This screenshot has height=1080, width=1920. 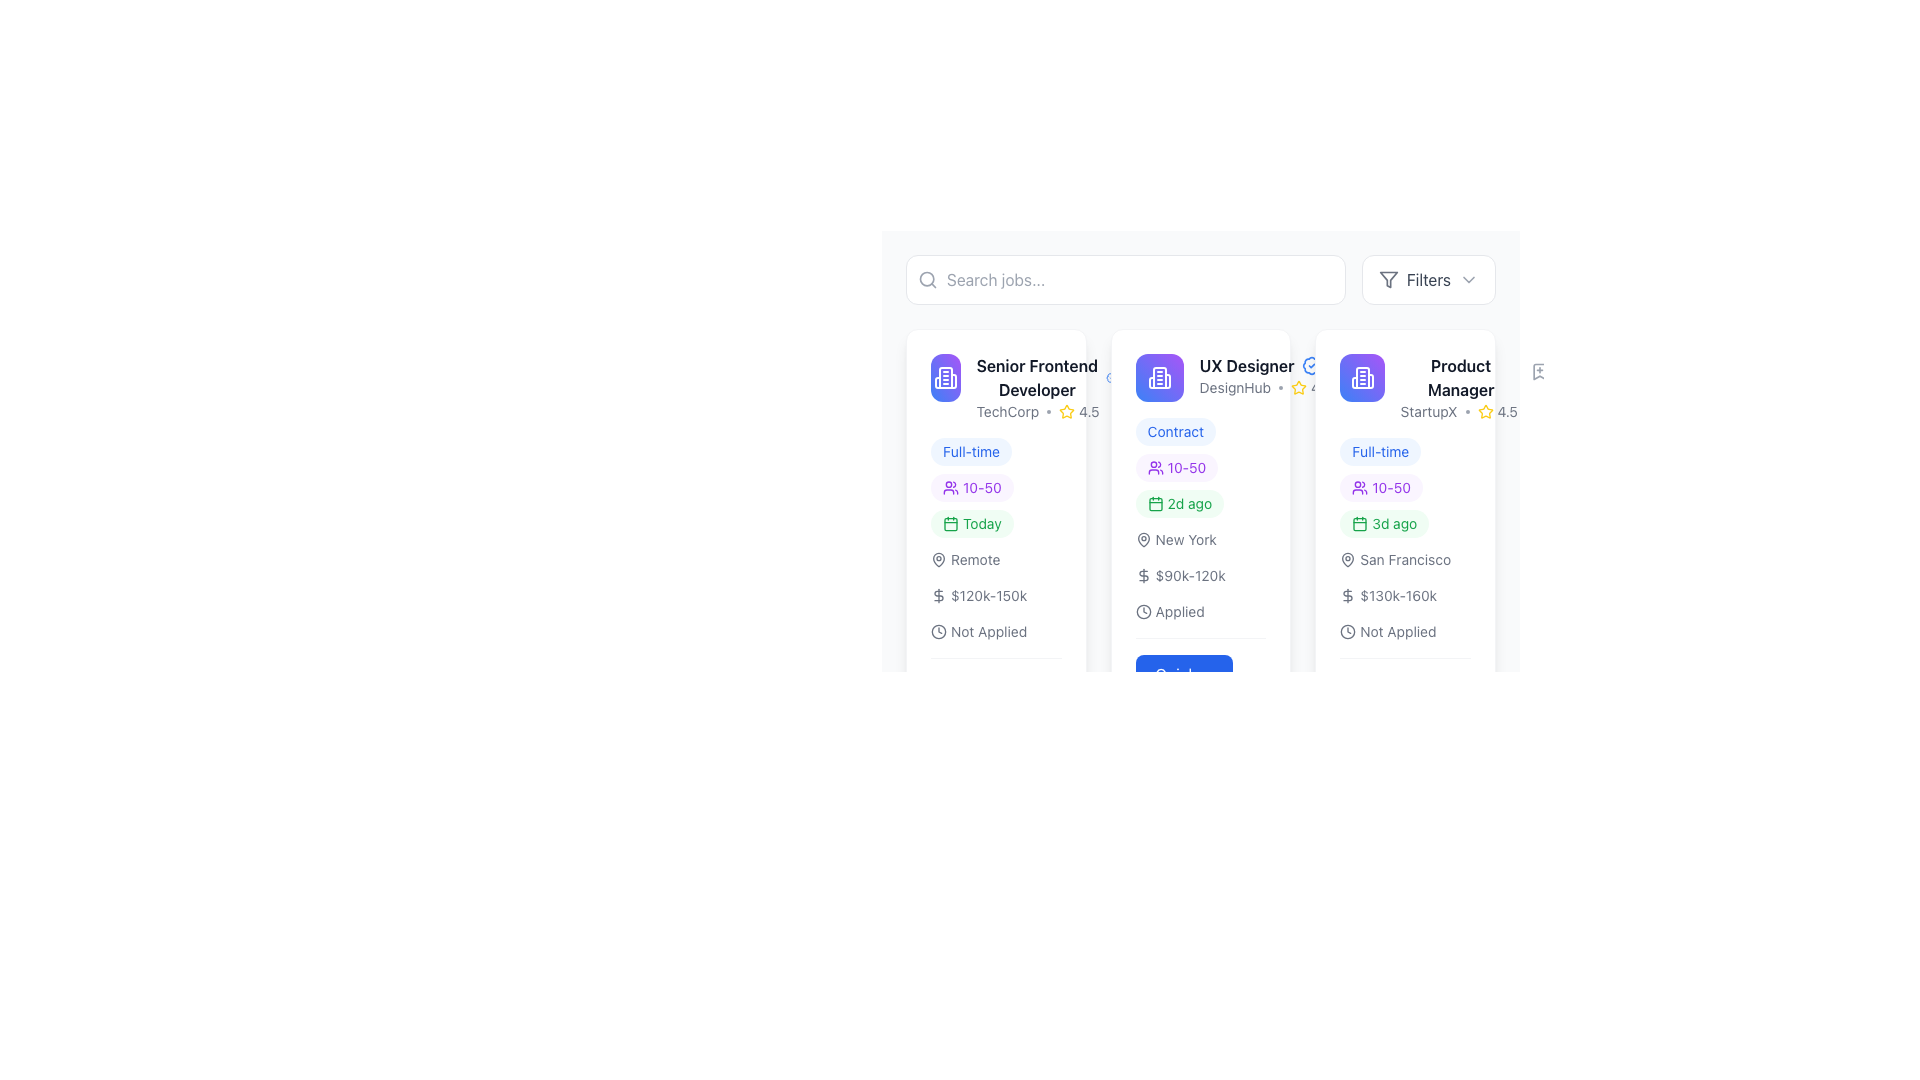 I want to click on the star icon located directly below the job title 'Senior Frontend Developer', so click(x=1046, y=411).